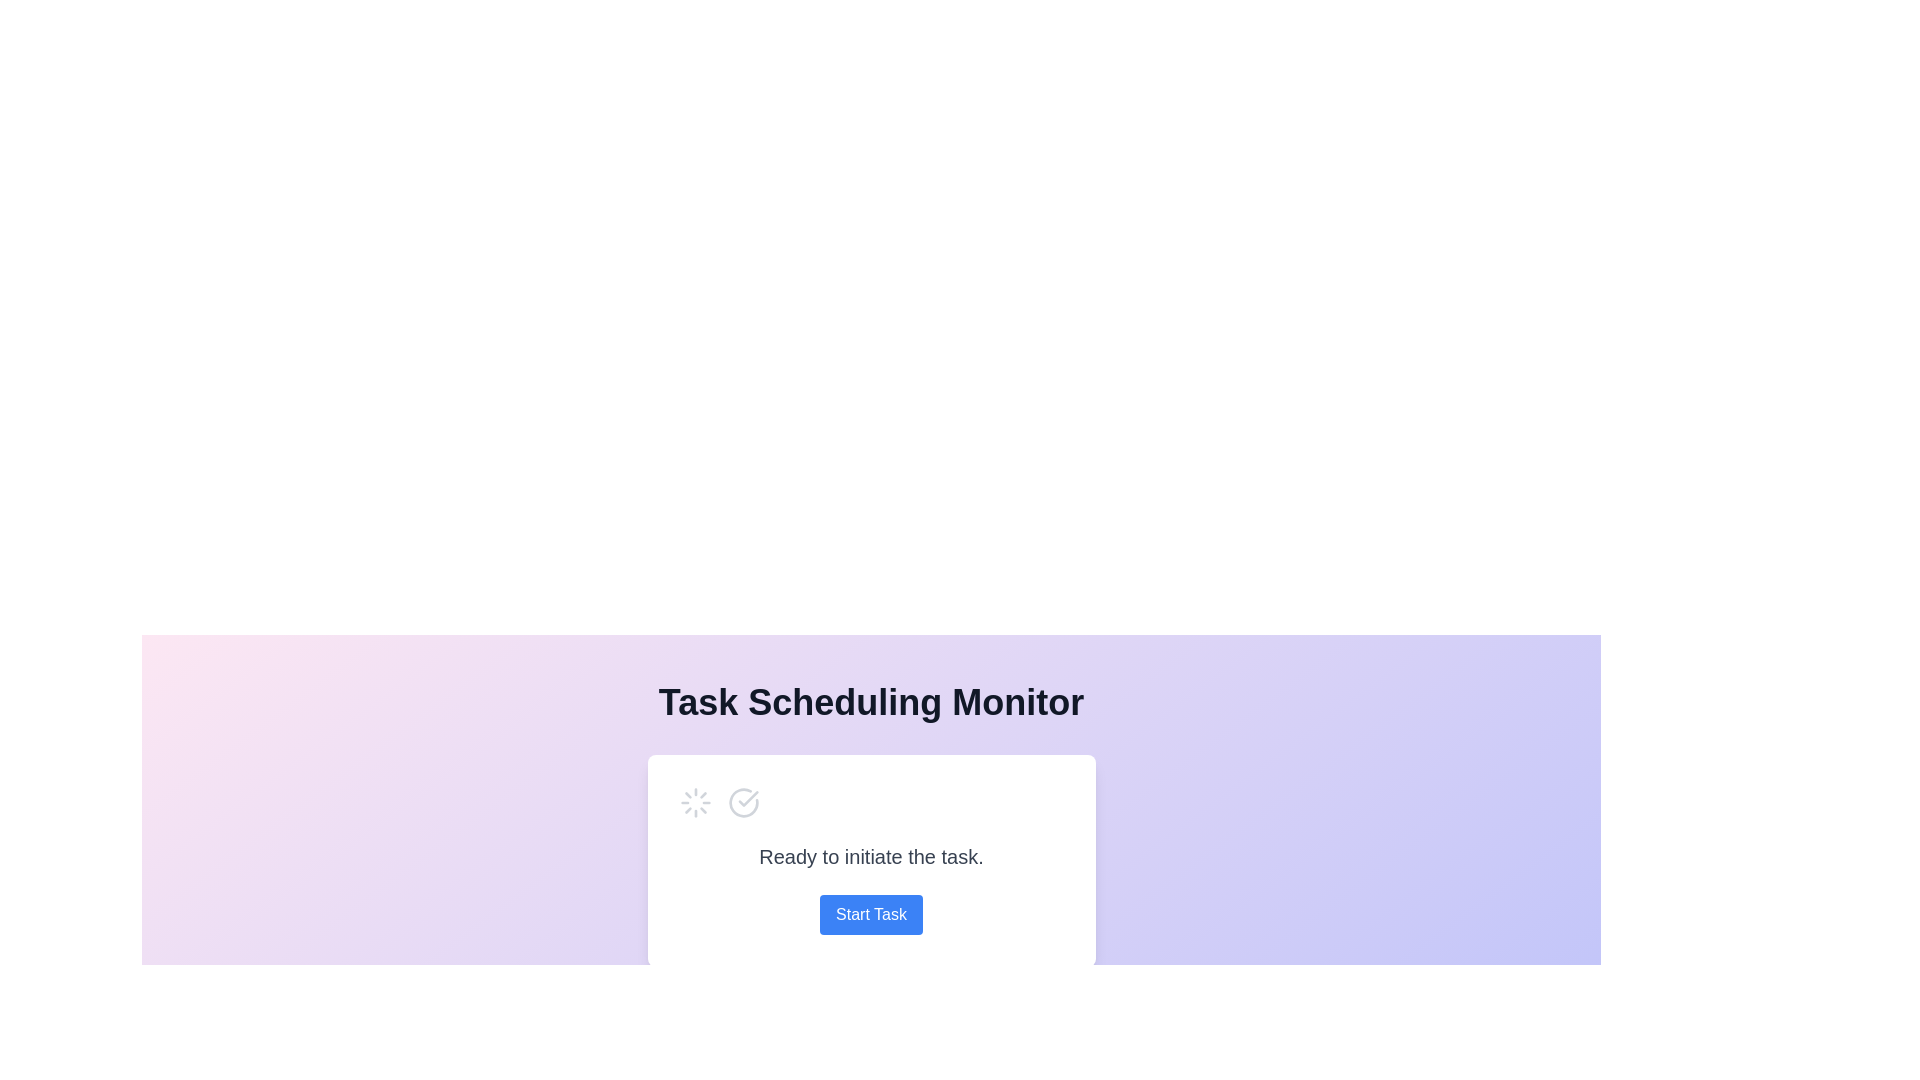 The width and height of the screenshot is (1920, 1080). I want to click on the success status icon, which is the second icon in a horizontal group of icons, indicating completion or readiness, so click(742, 801).